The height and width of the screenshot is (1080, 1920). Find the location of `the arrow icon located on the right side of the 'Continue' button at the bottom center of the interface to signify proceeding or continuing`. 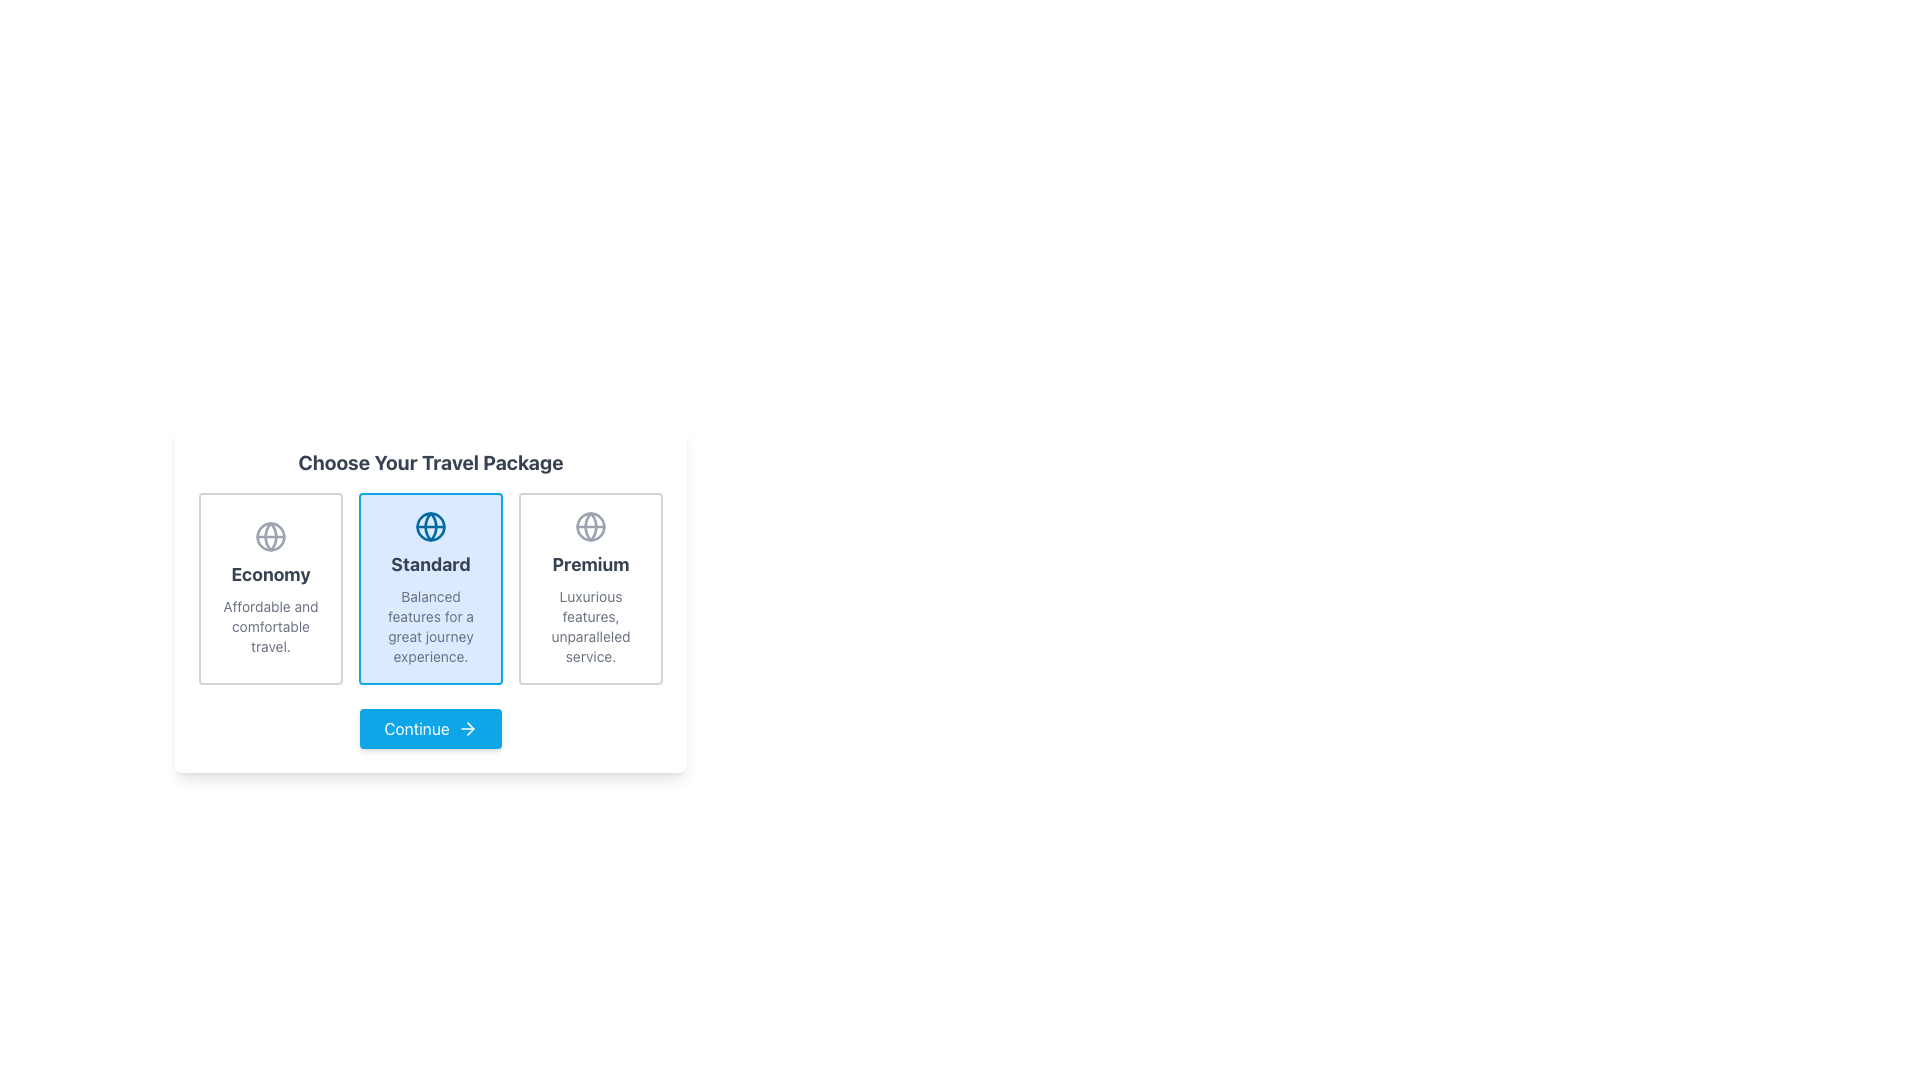

the arrow icon located on the right side of the 'Continue' button at the bottom center of the interface to signify proceeding or continuing is located at coordinates (466, 729).